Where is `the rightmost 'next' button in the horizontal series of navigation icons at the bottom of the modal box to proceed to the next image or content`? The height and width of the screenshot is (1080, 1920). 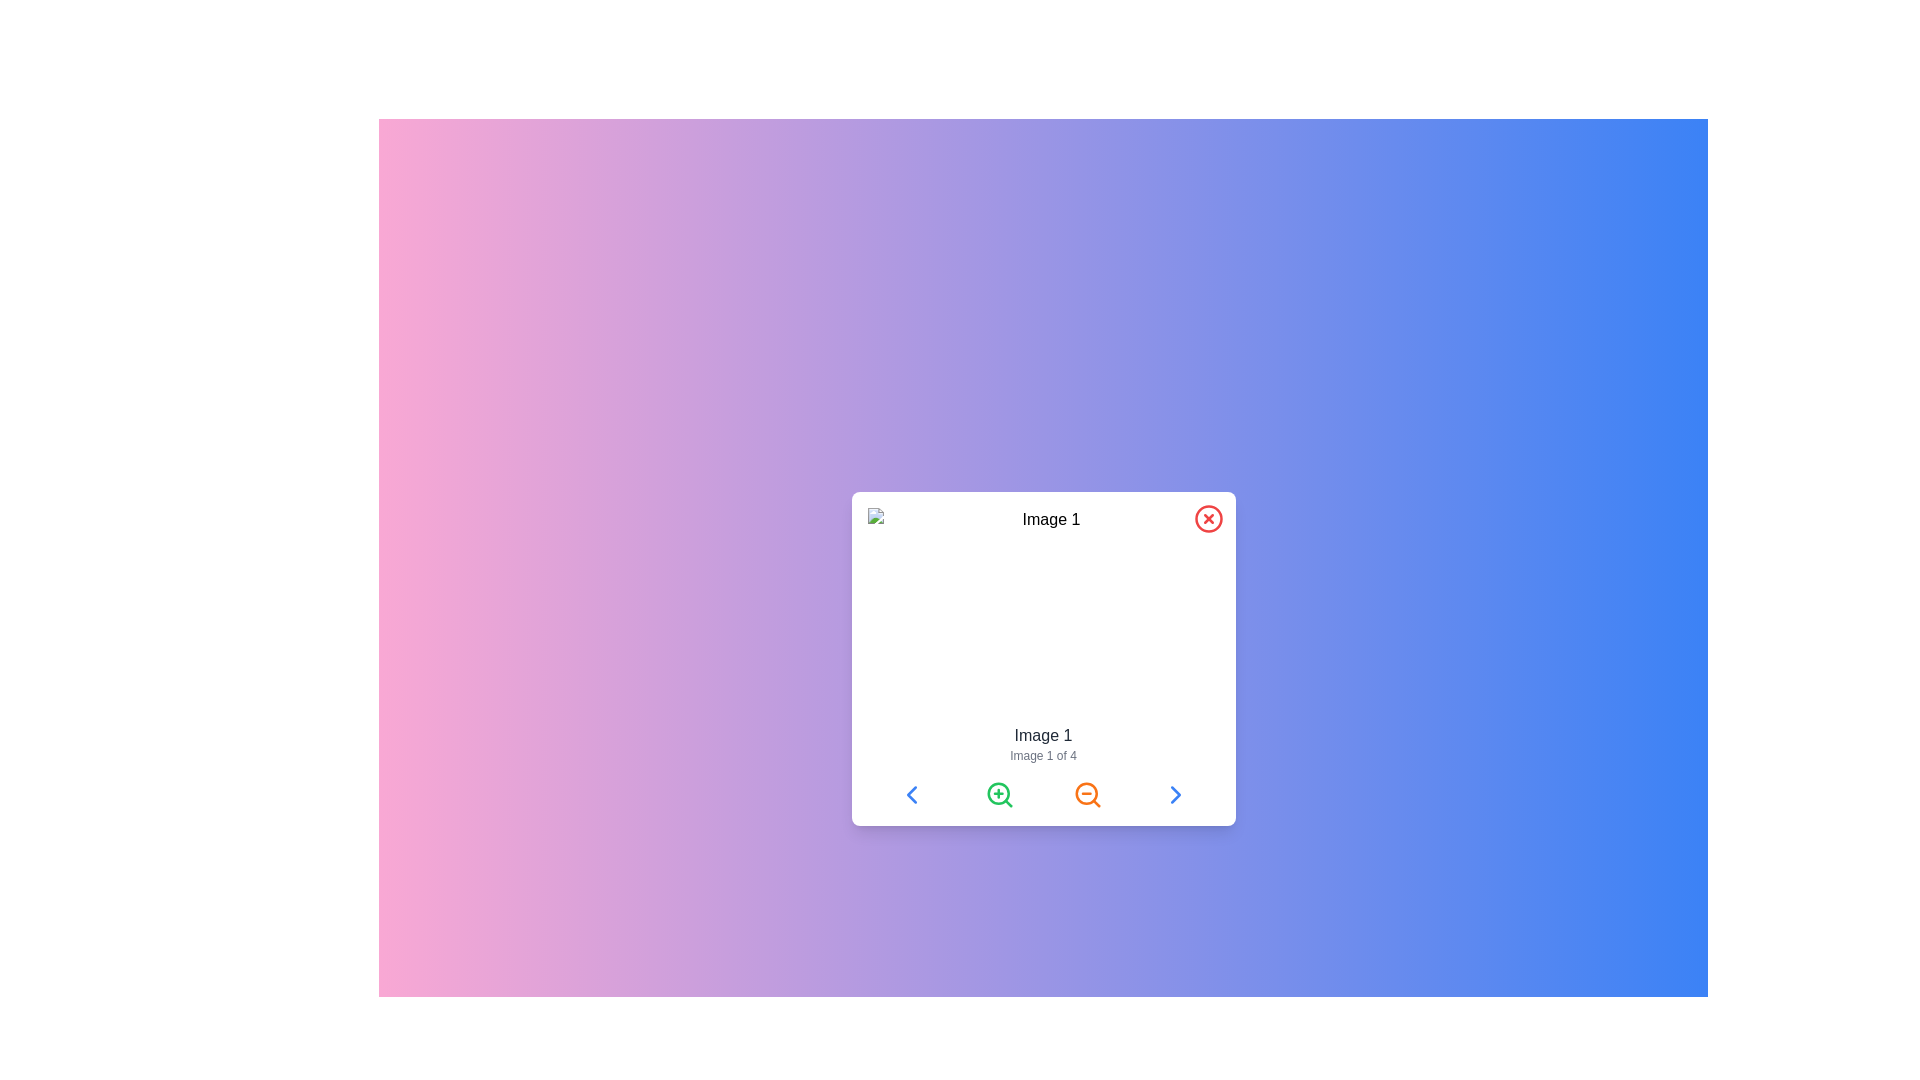
the rightmost 'next' button in the horizontal series of navigation icons at the bottom of the modal box to proceed to the next image or content is located at coordinates (1175, 793).